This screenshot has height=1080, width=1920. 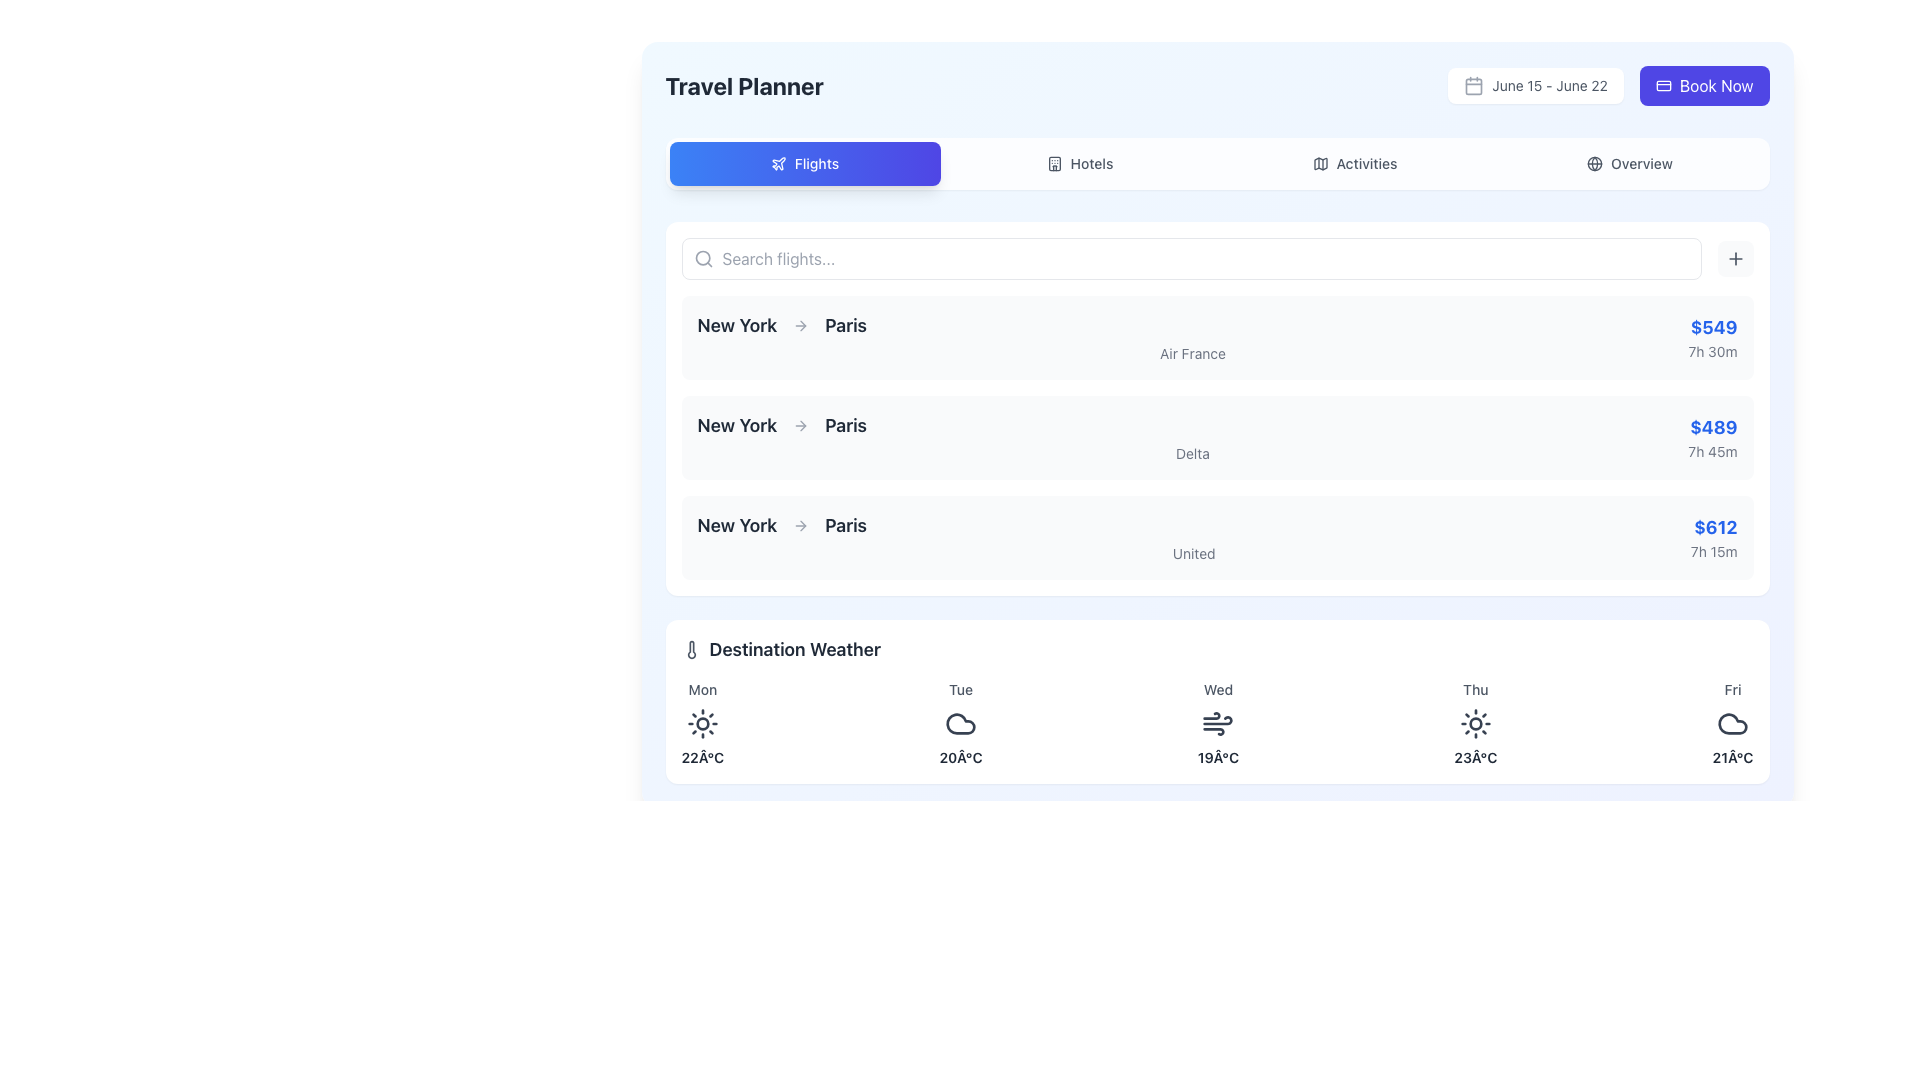 I want to click on the decorative weather icon located beside the 'Destination Weather' text, which serves as a visual indicator for the weather section, so click(x=691, y=650).